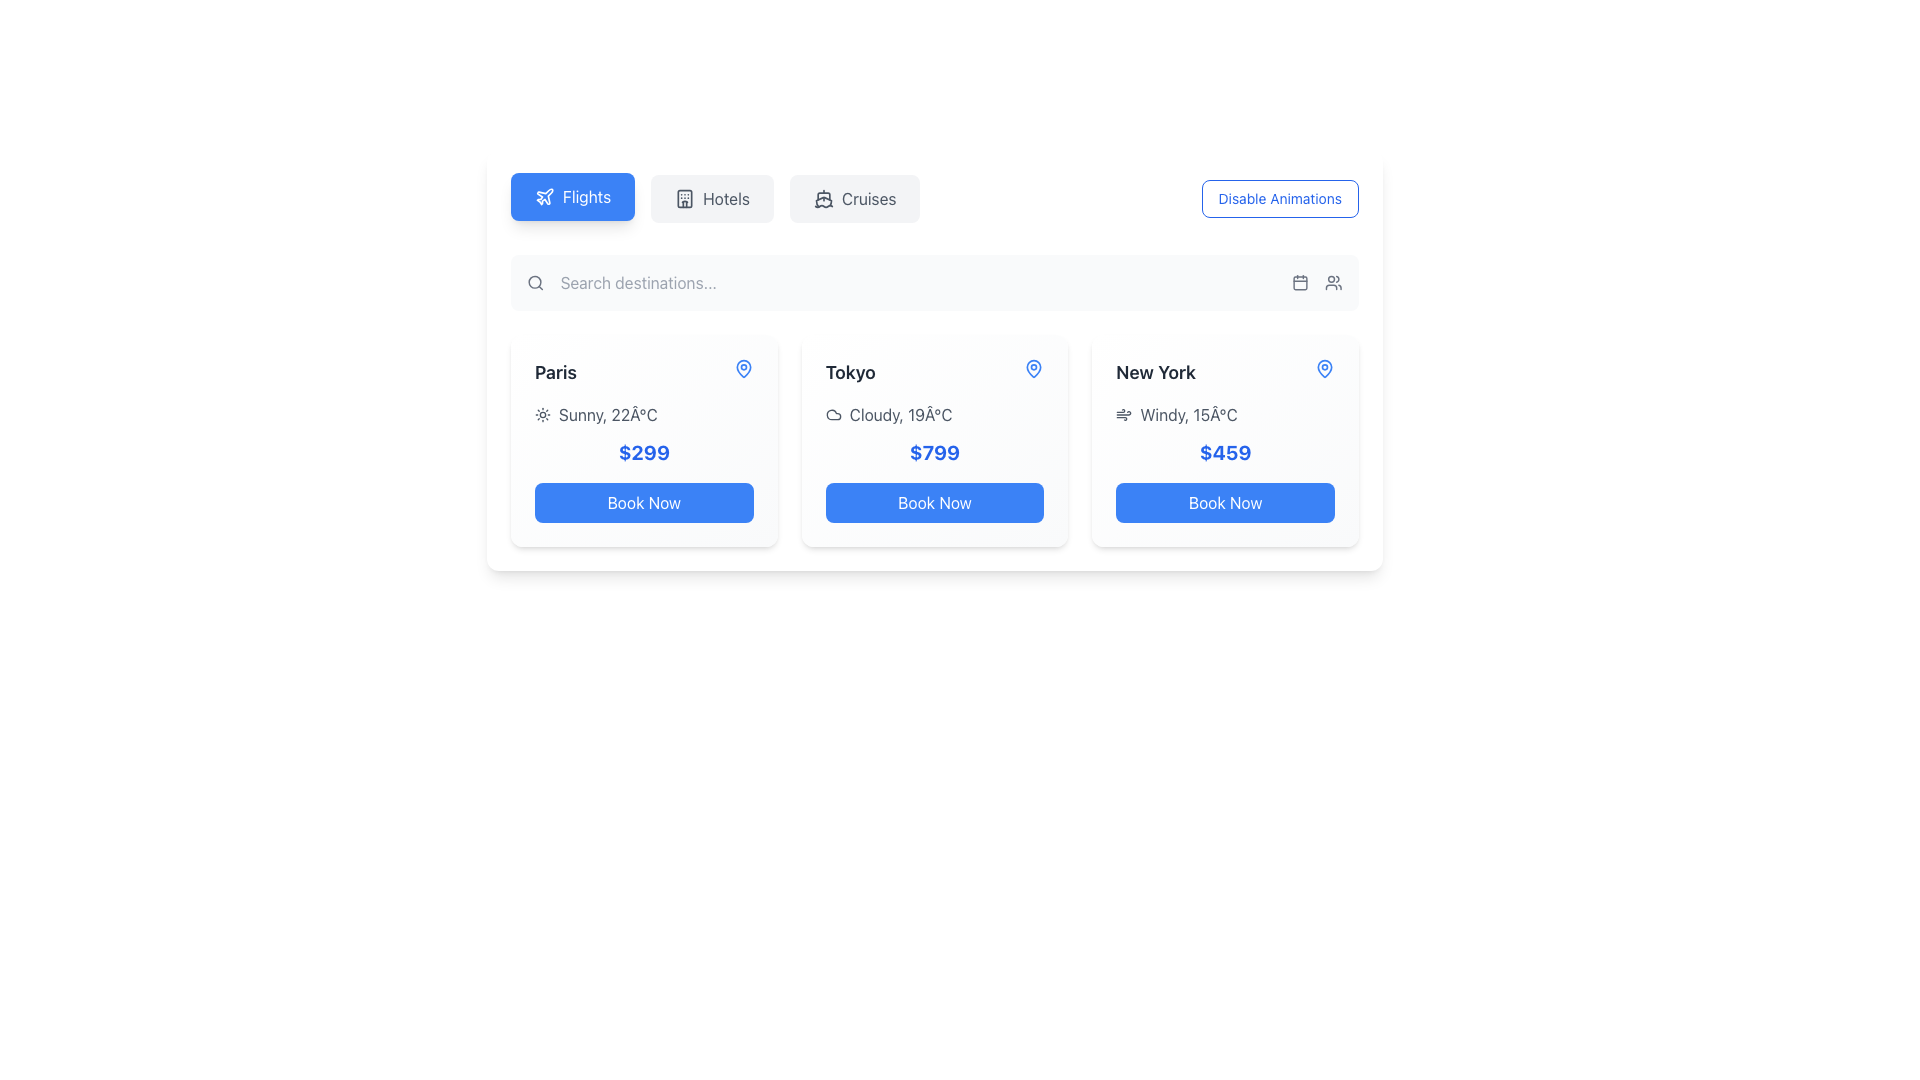 Image resolution: width=1920 pixels, height=1080 pixels. Describe the element at coordinates (644, 452) in the screenshot. I see `the price text displaying '$299' which is located below the weather information in the 'Paris' information card` at that location.